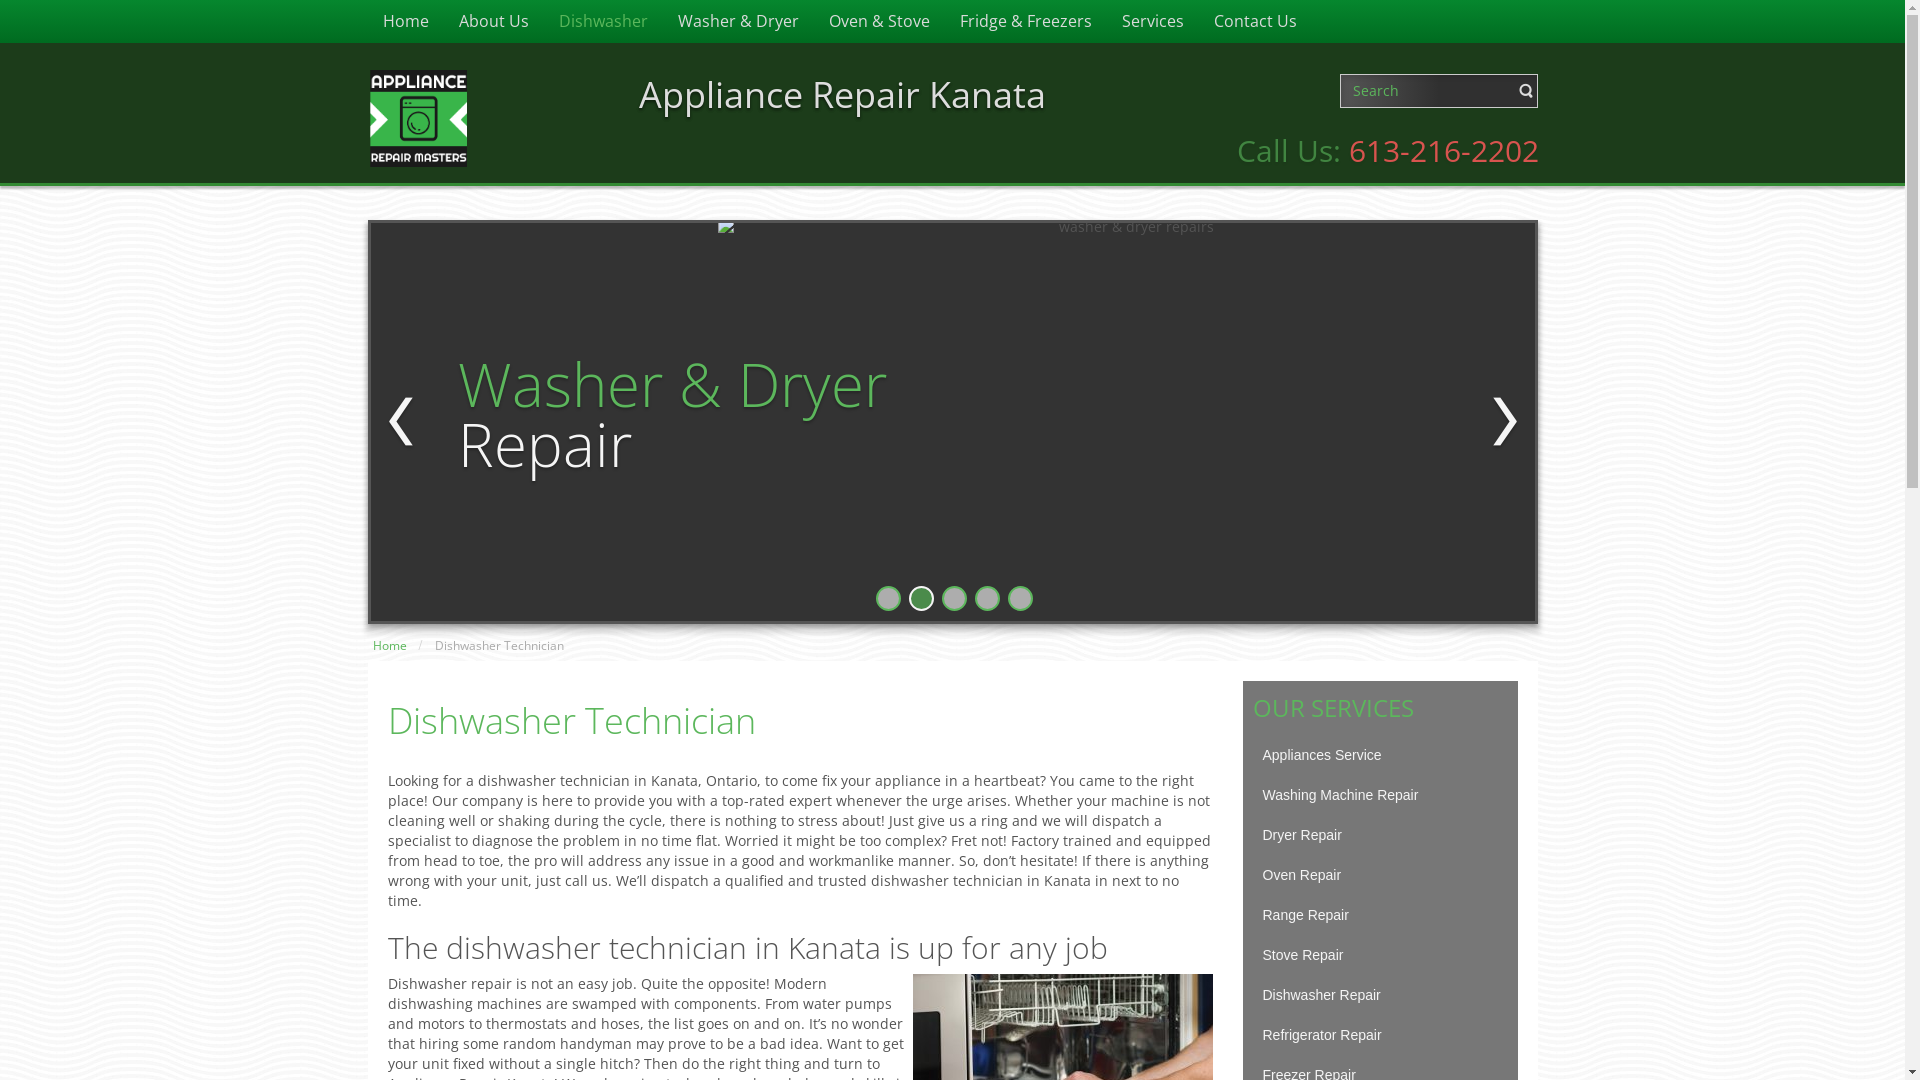 The width and height of the screenshot is (1920, 1080). Describe the element at coordinates (1378, 954) in the screenshot. I see `'Stove Repair'` at that location.